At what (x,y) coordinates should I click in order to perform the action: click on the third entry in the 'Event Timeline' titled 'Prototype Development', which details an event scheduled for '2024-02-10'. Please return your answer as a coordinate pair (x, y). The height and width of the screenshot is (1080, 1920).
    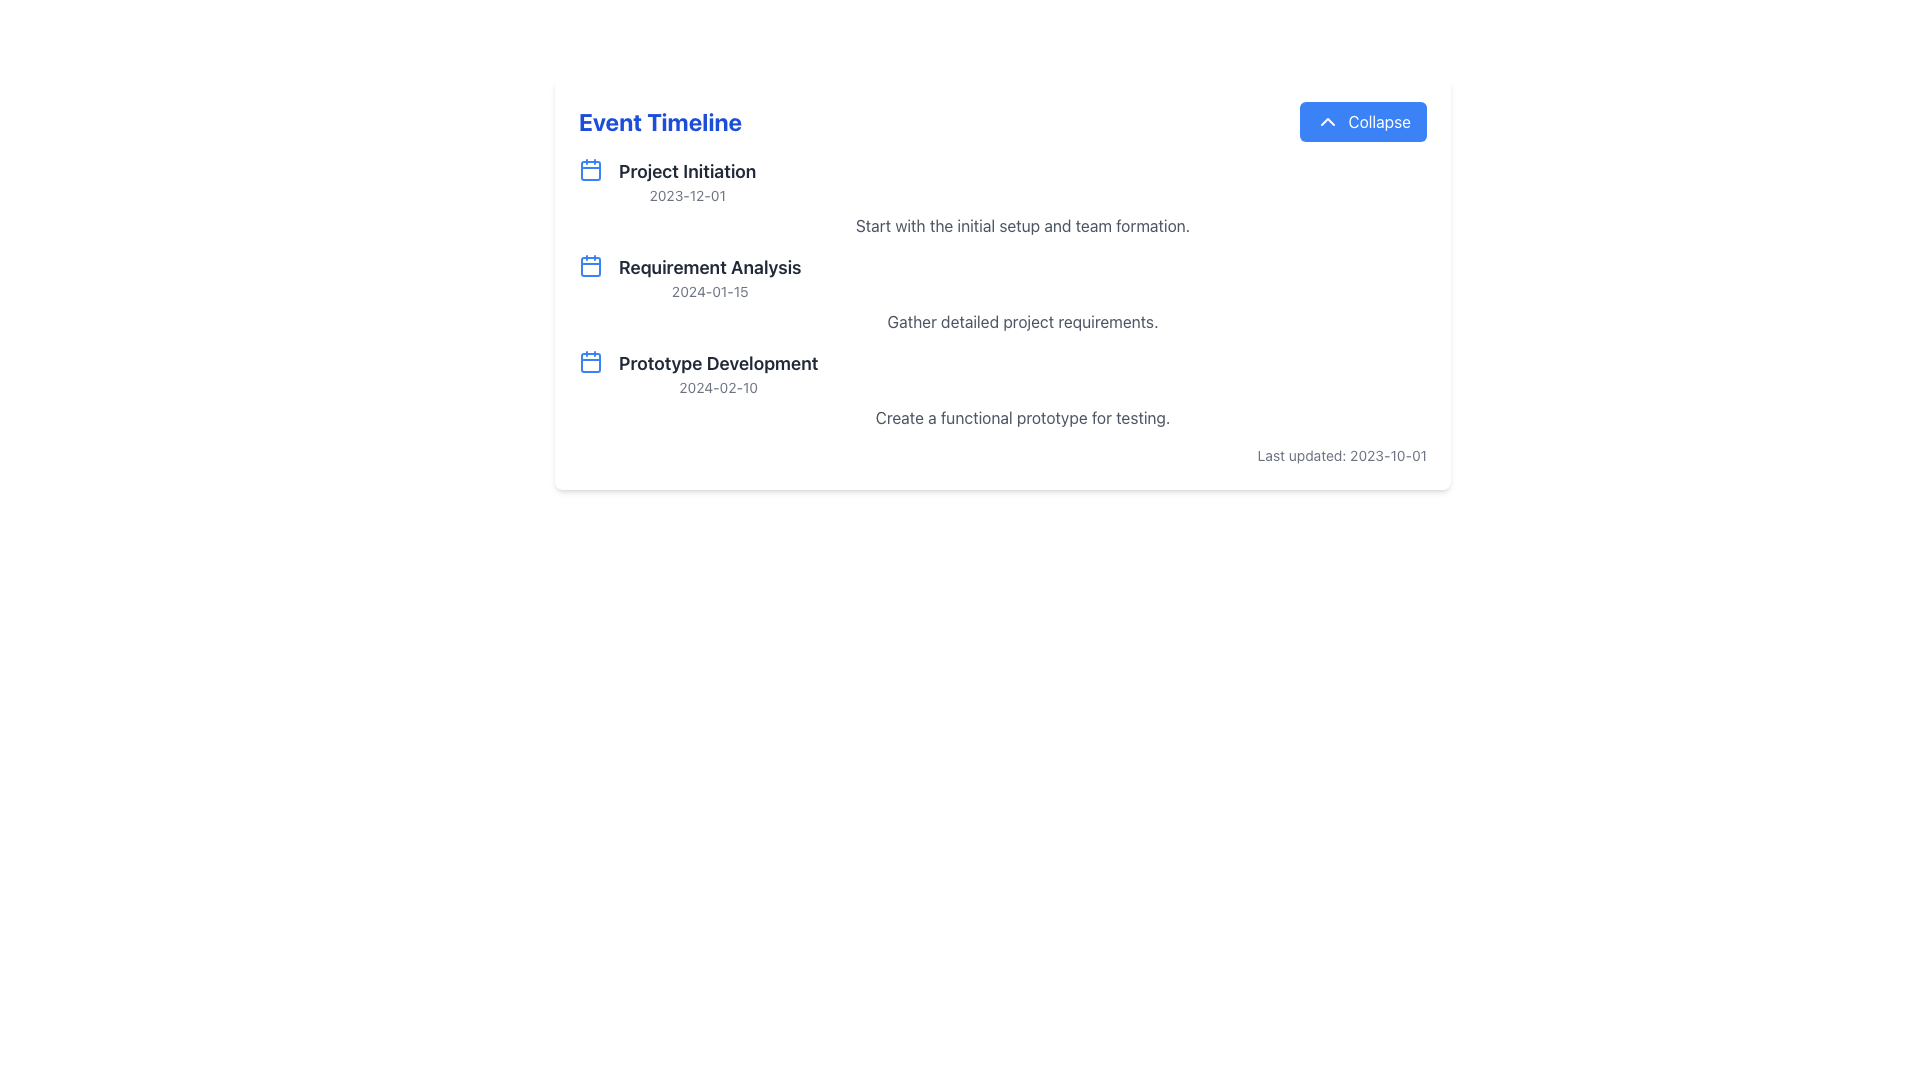
    Looking at the image, I should click on (718, 374).